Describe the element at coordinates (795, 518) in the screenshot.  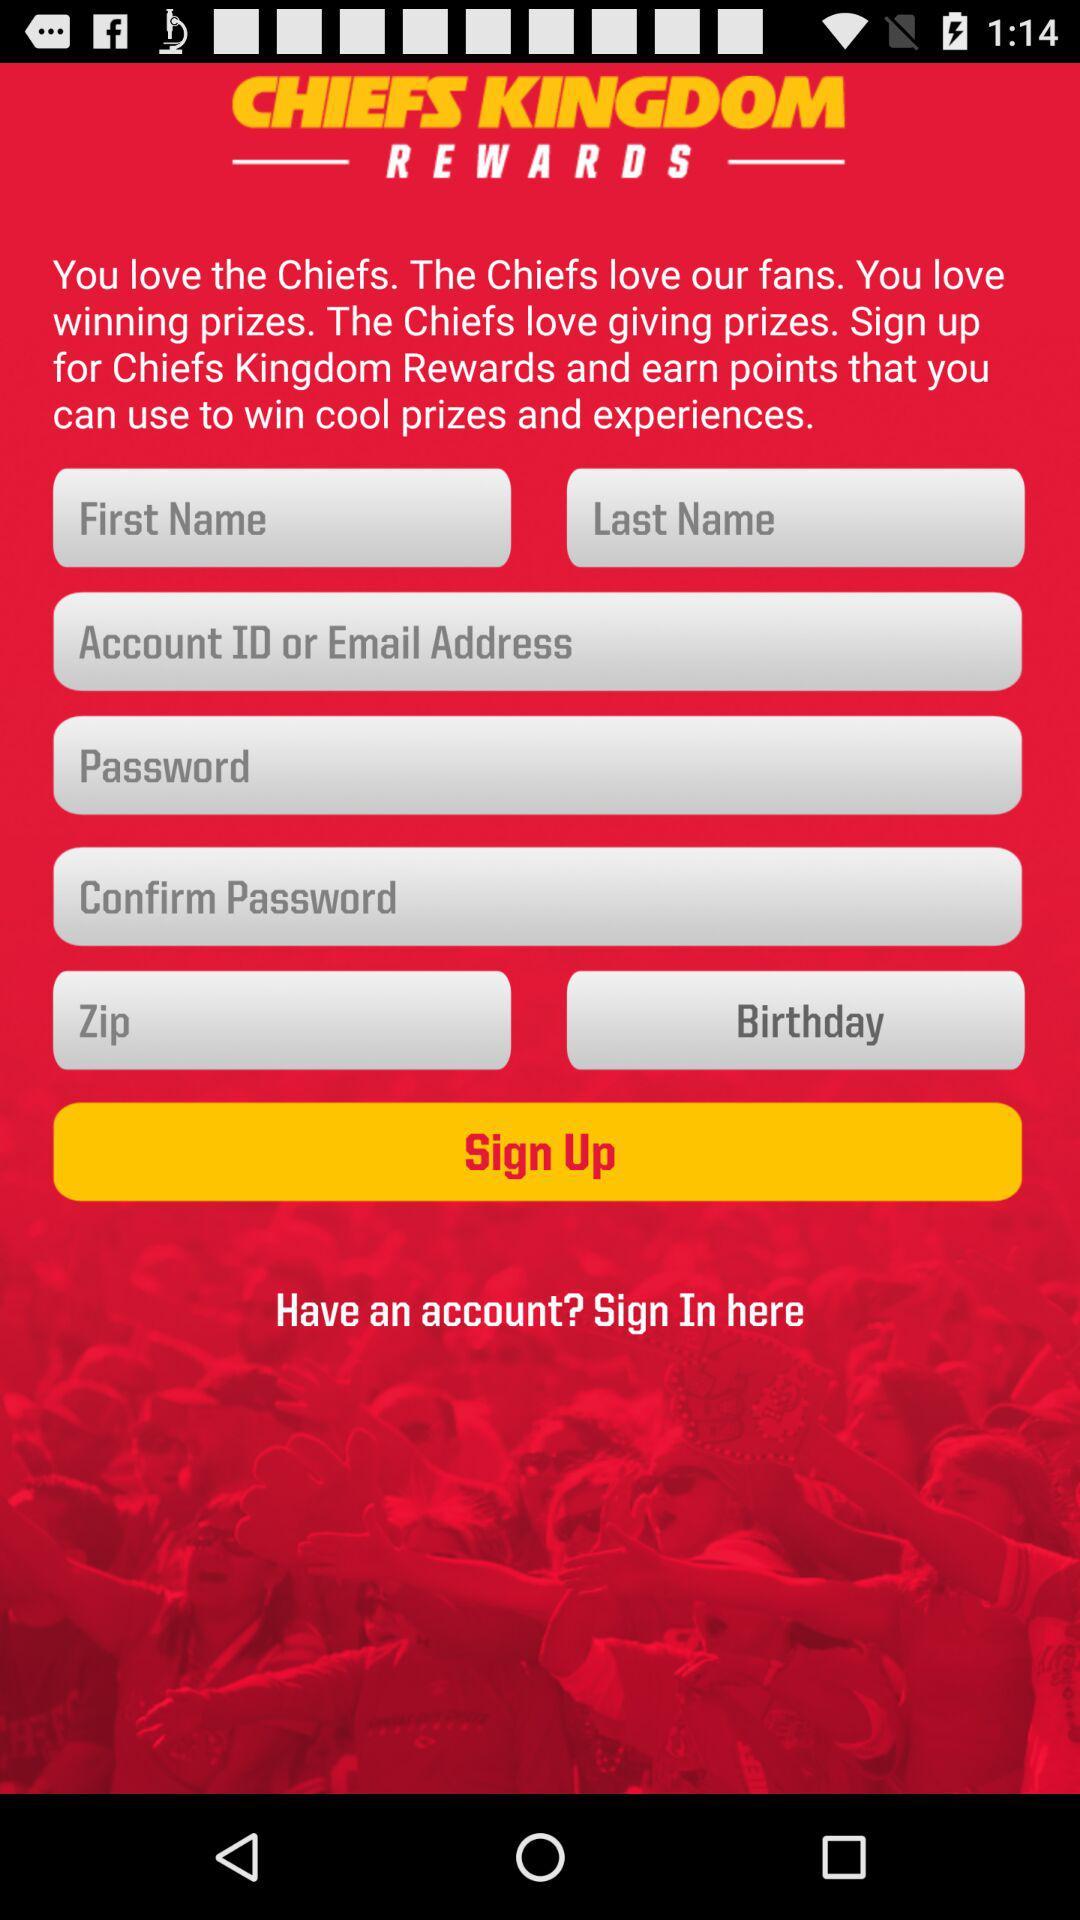
I see `last name` at that location.